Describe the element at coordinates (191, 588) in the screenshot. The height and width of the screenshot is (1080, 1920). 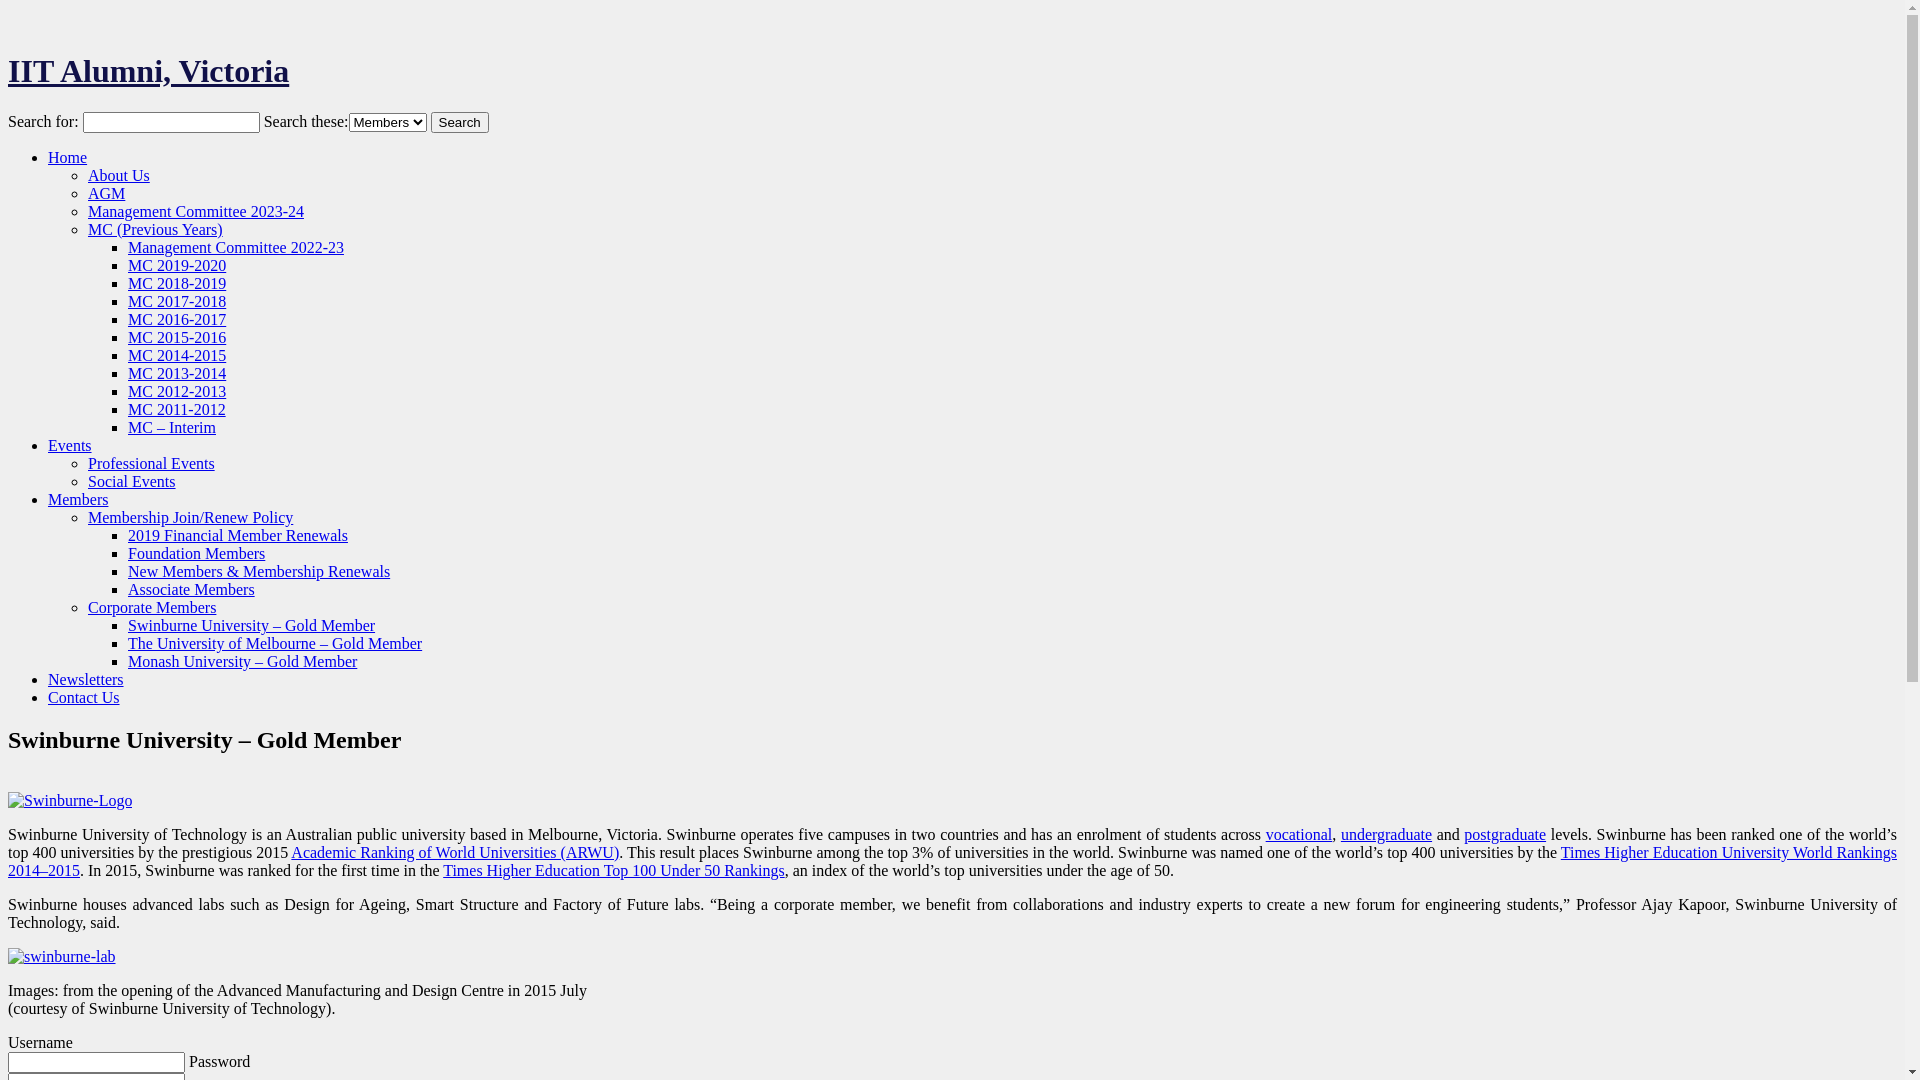
I see `'Associate Members'` at that location.